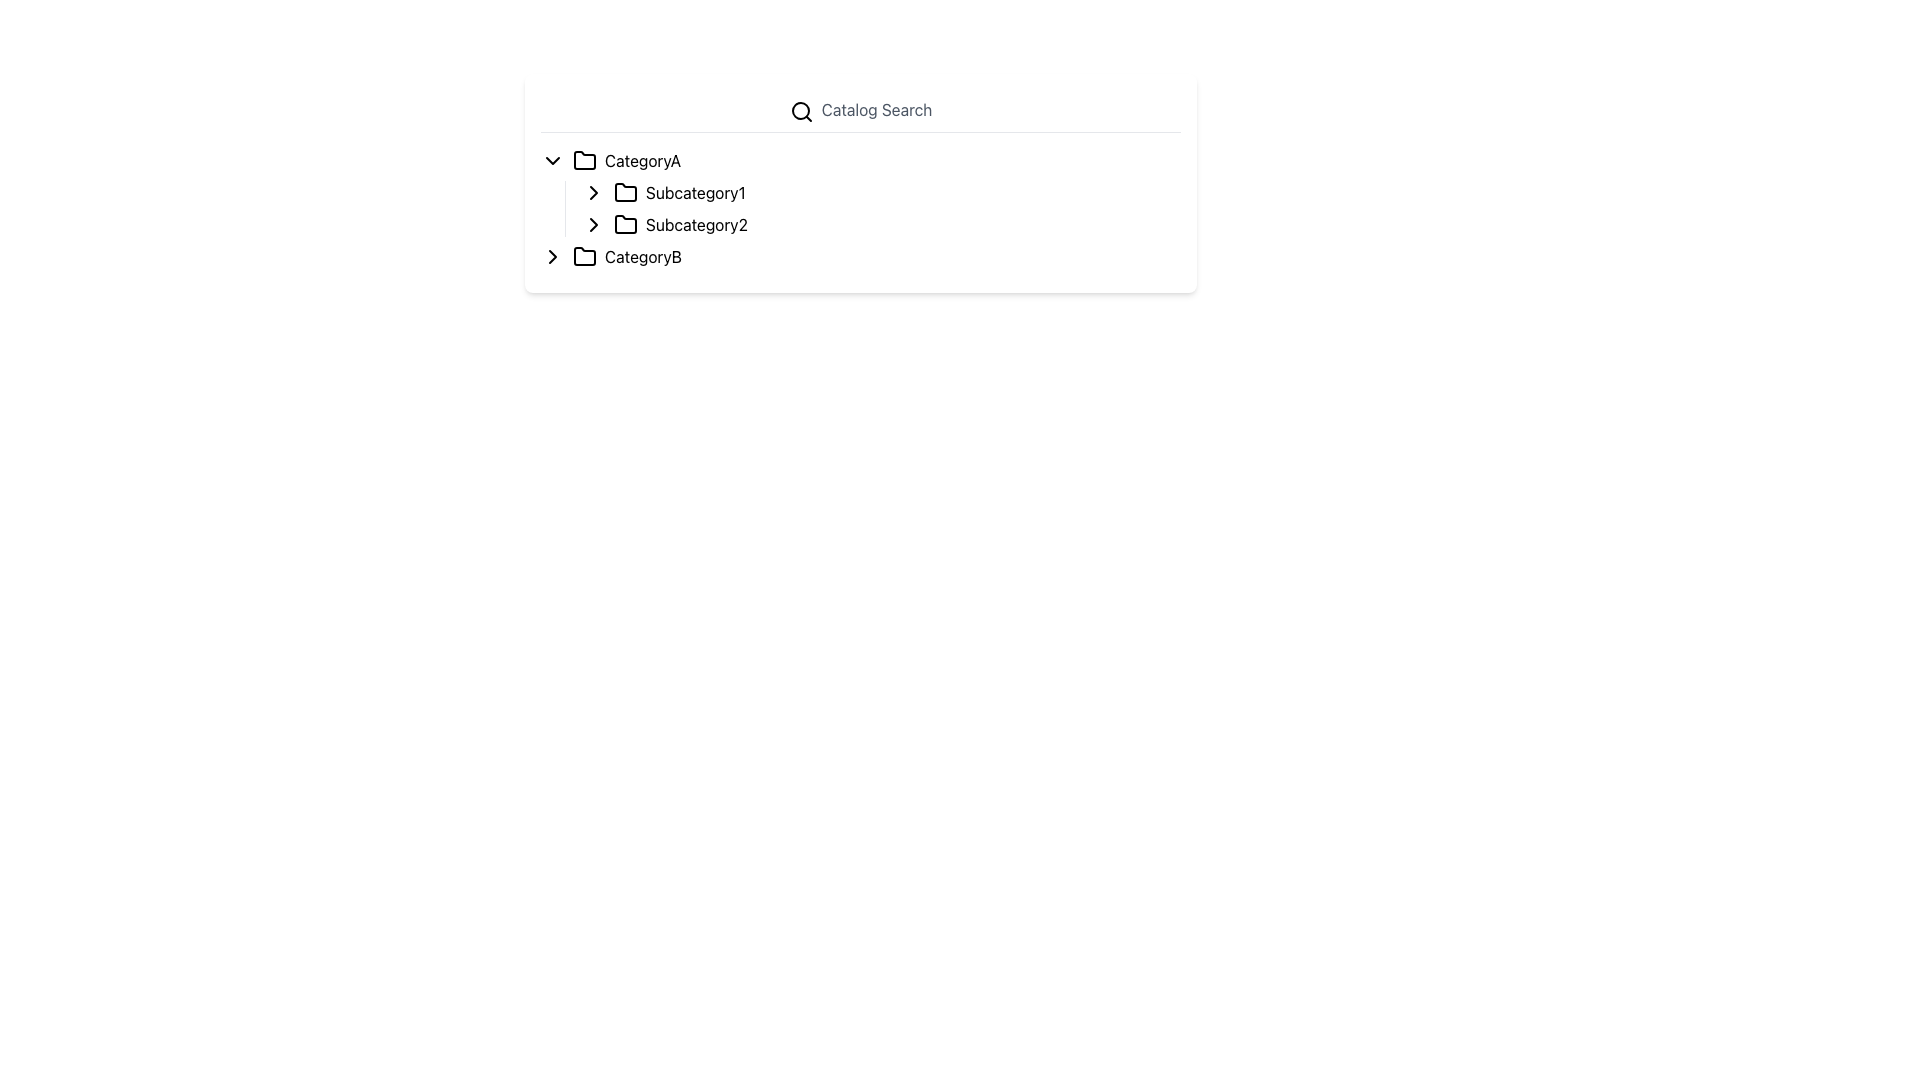 The image size is (1920, 1080). What do you see at coordinates (593, 192) in the screenshot?
I see `the chevron arrow icon pointing to the right` at bounding box center [593, 192].